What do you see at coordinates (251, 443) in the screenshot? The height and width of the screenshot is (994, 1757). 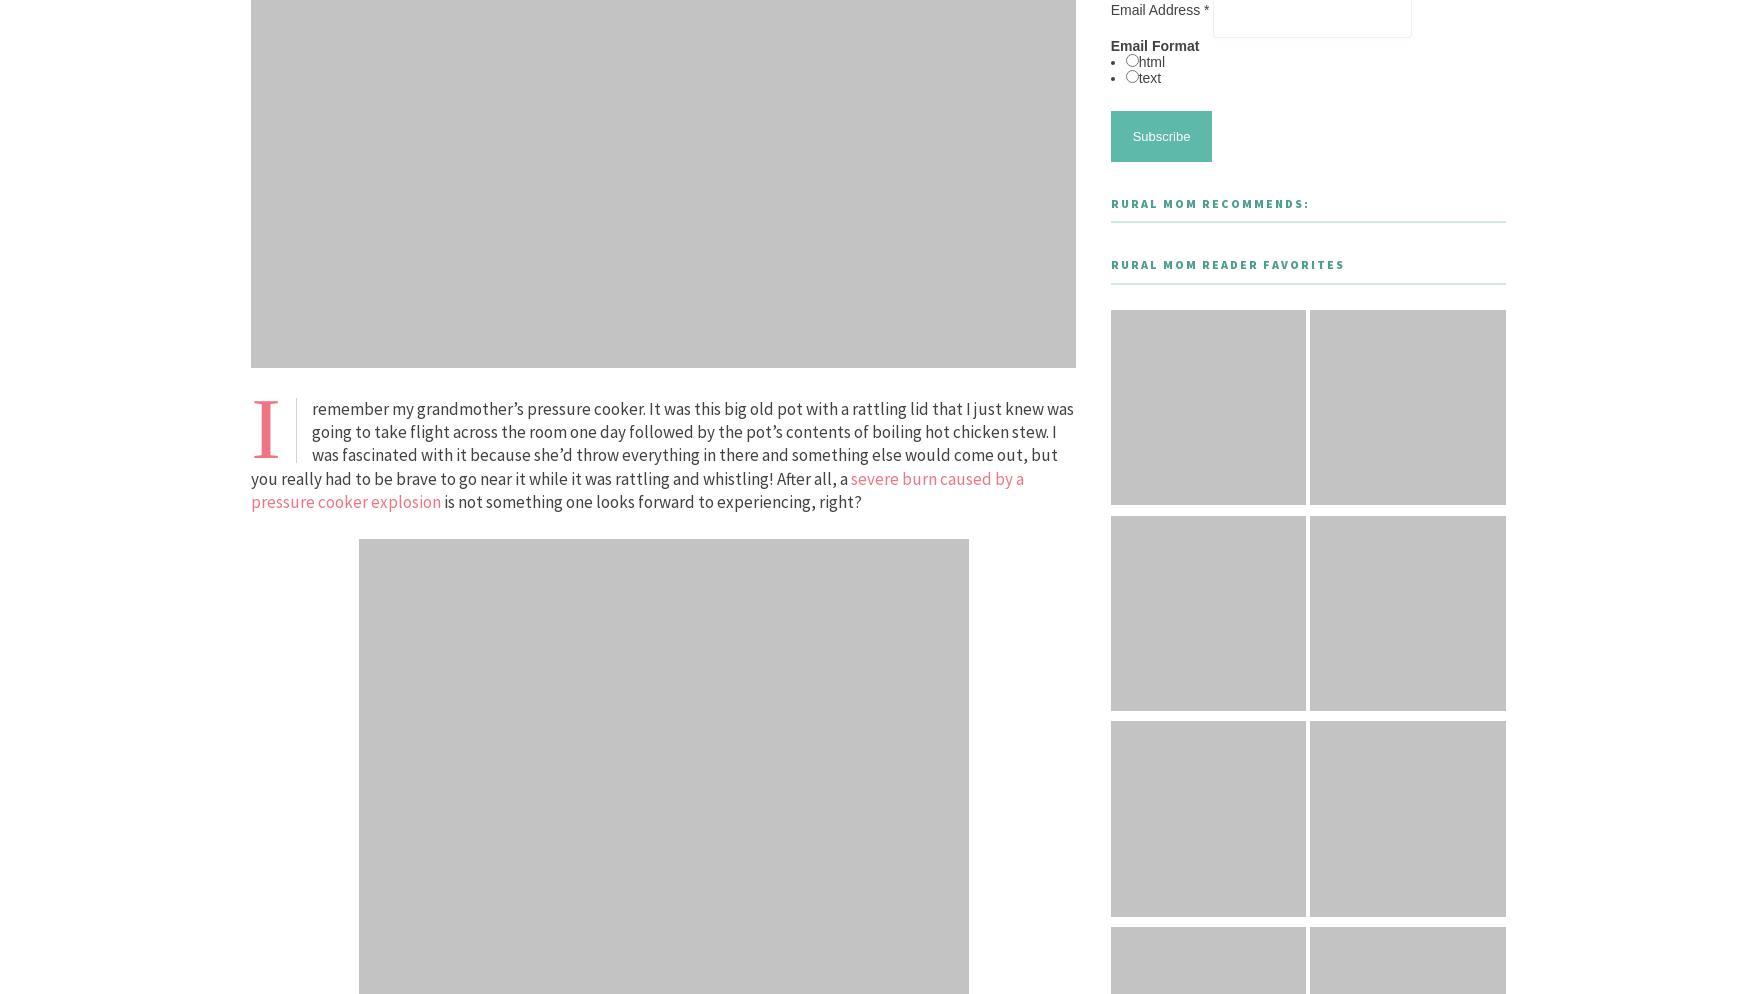 I see `'remember my grandmother’s pressure cooker. It was this big old pot with a rattling lid that I just knew was going to take flight across the room one day followed by the pot’s contents of boiling hot chicken stew. I was fascinated with it because she’d throw everything in there and something else would come out, but you really had to be brave to go near it while it was rattling and whistling! After all, a'` at bounding box center [251, 443].